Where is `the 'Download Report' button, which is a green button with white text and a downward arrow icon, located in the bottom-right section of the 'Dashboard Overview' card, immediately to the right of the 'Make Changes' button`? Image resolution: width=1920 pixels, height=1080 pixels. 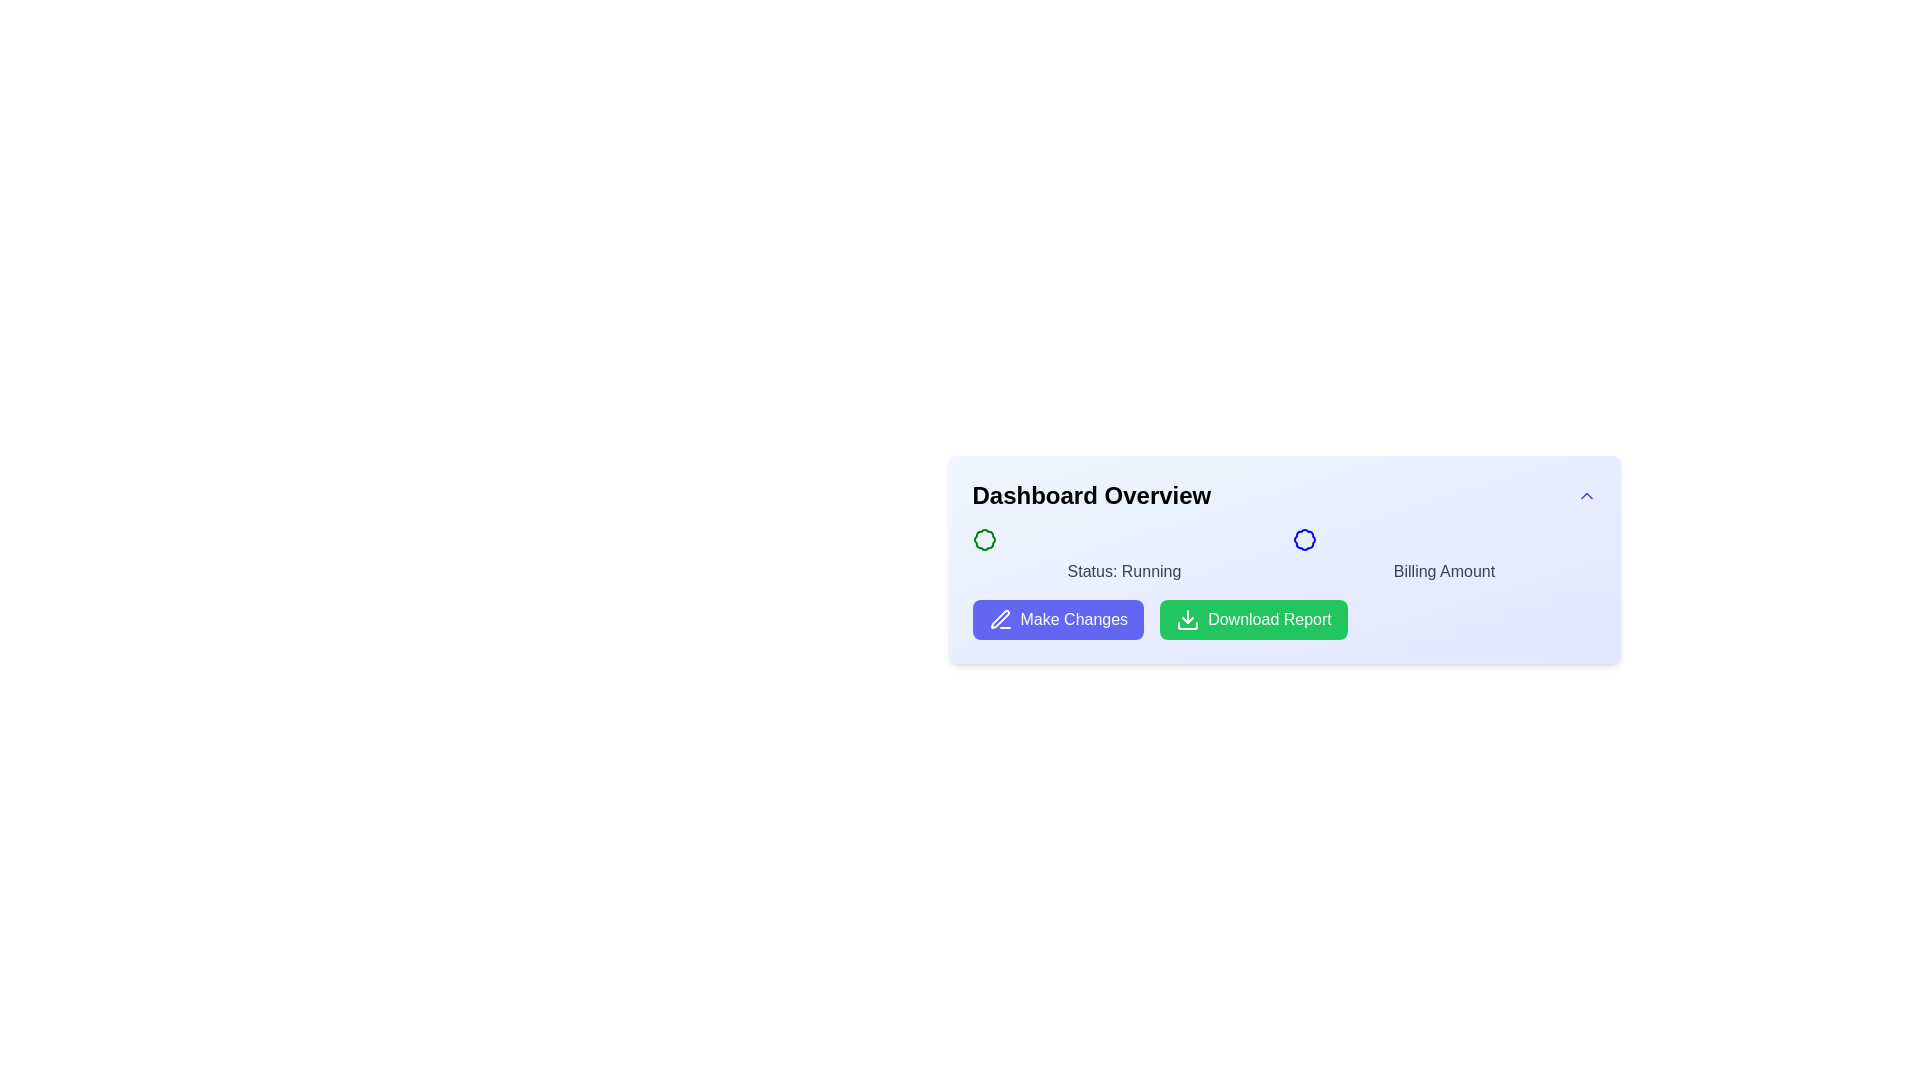
the 'Download Report' button, which is a green button with white text and a downward arrow icon, located in the bottom-right section of the 'Dashboard Overview' card, immediately to the right of the 'Make Changes' button is located at coordinates (1252, 619).